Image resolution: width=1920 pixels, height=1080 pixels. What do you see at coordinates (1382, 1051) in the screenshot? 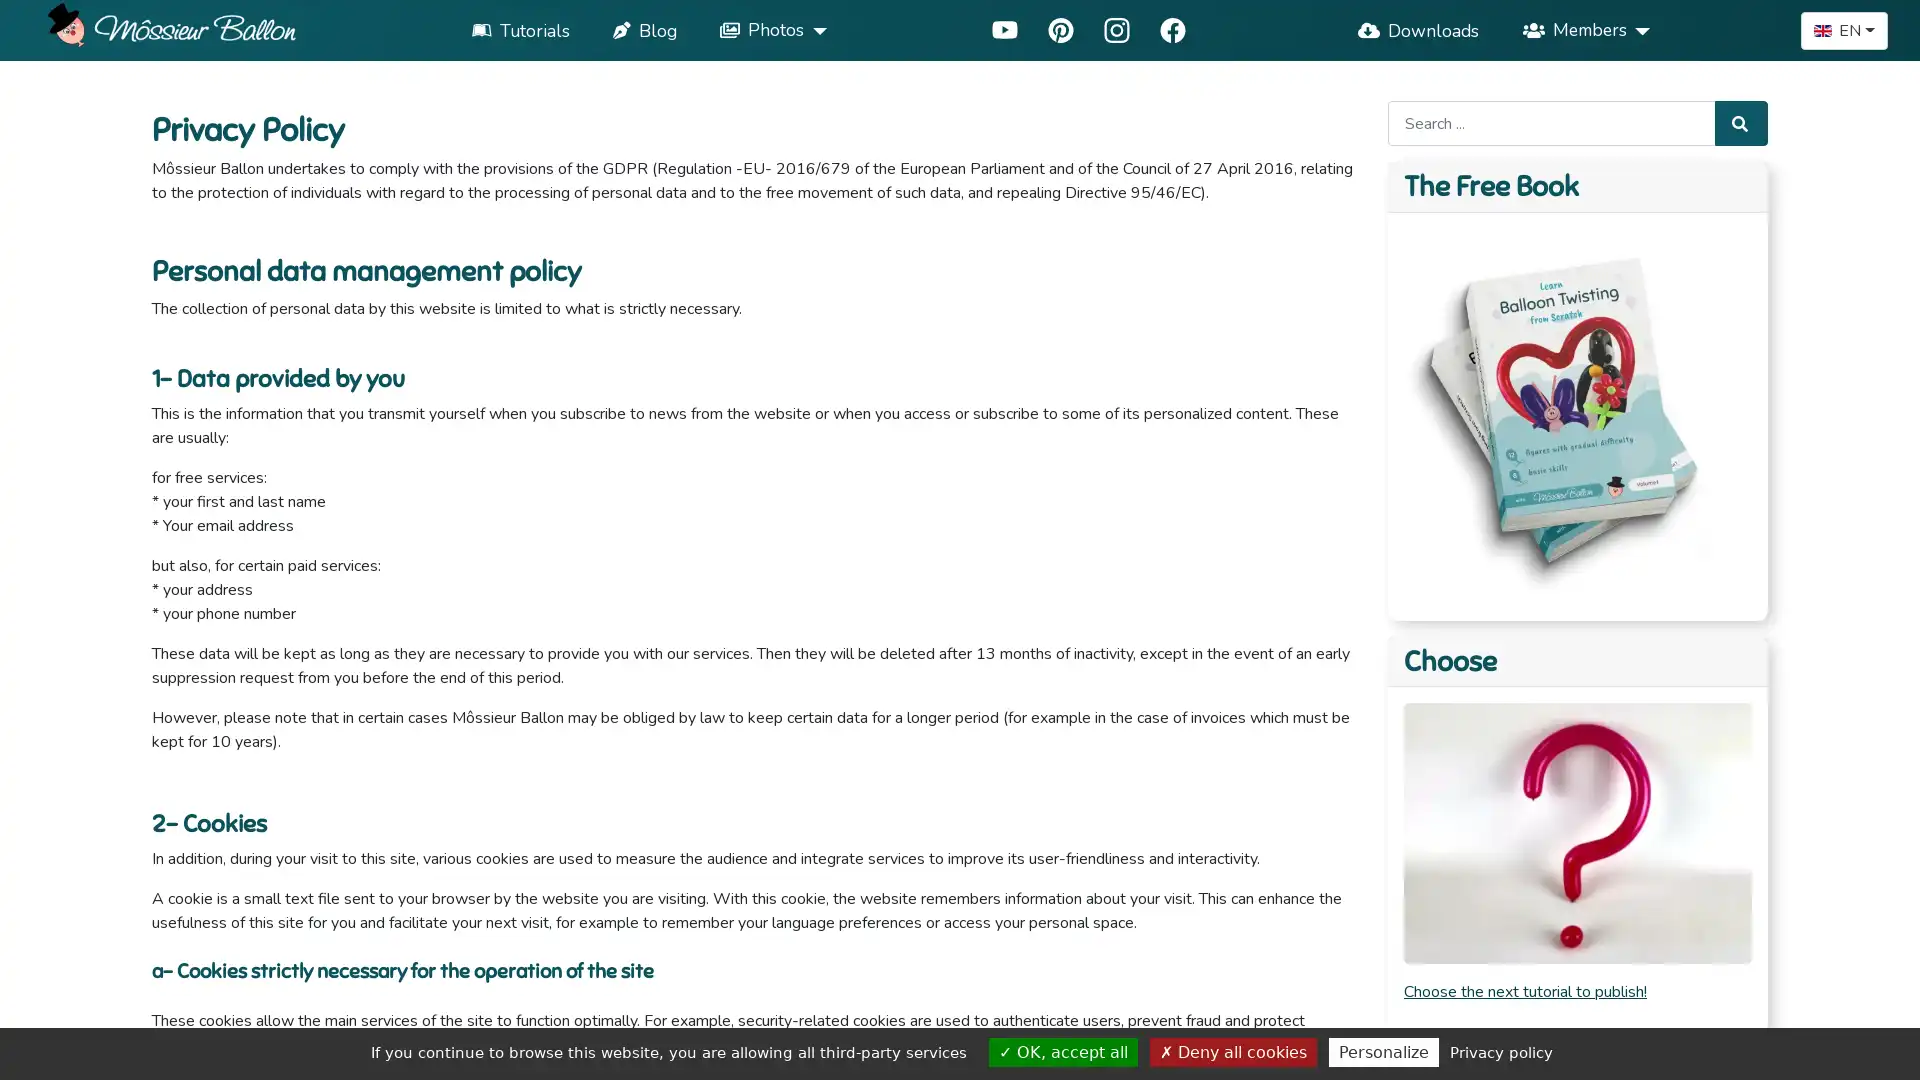
I see `Personalize (modal window)` at bounding box center [1382, 1051].